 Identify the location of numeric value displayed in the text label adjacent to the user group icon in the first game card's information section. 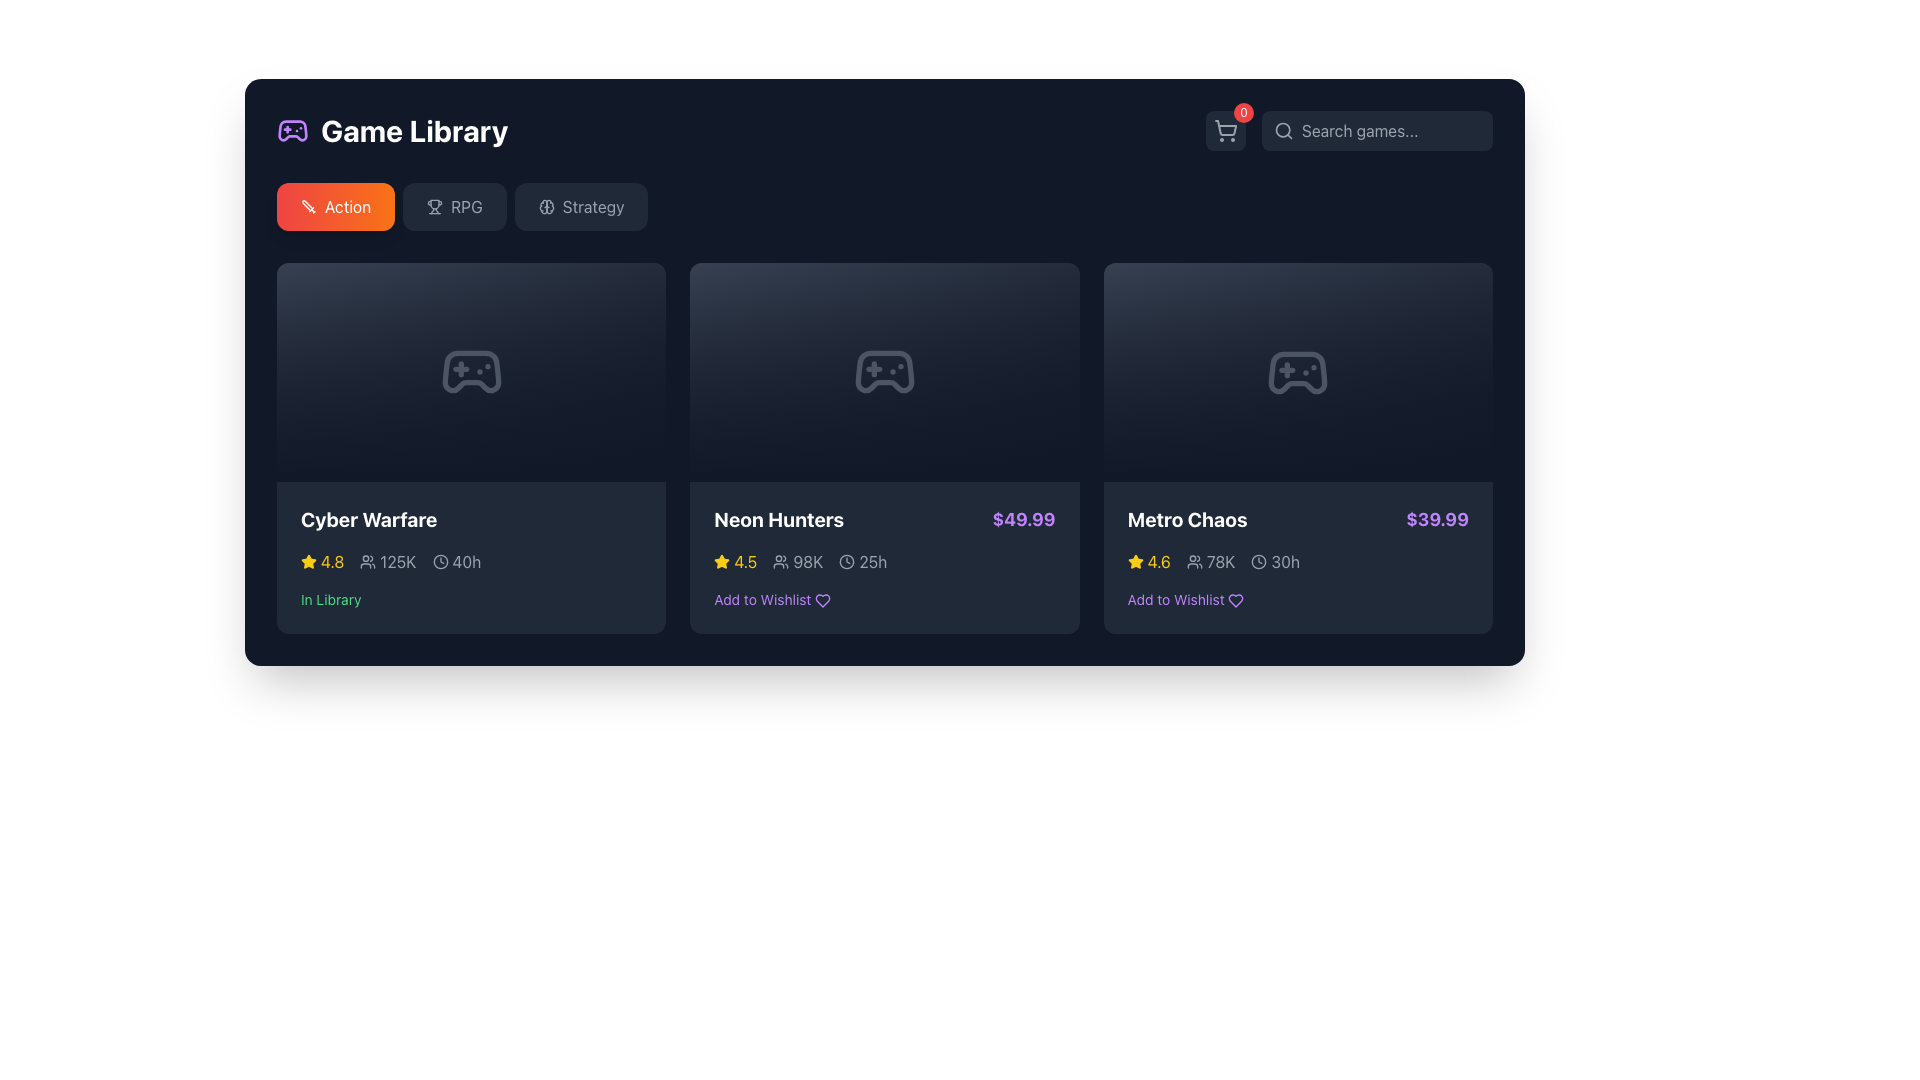
(398, 562).